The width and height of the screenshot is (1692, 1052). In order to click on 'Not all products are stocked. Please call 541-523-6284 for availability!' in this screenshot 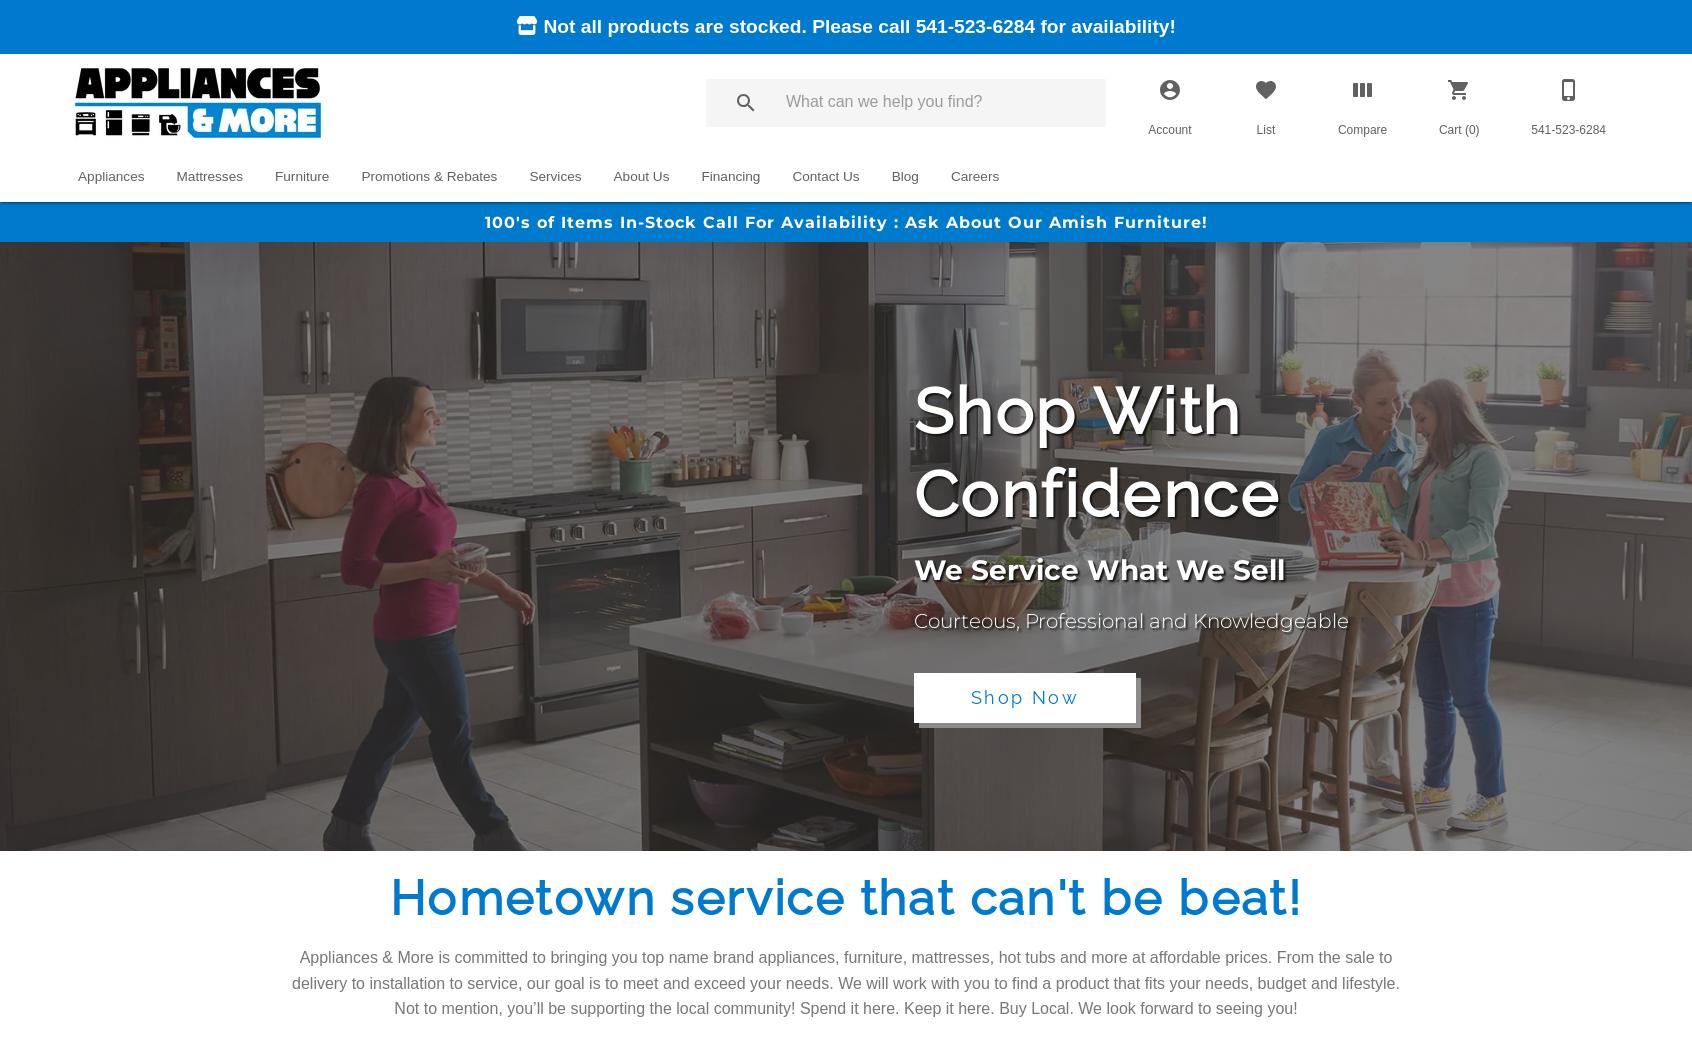, I will do `click(855, 26)`.